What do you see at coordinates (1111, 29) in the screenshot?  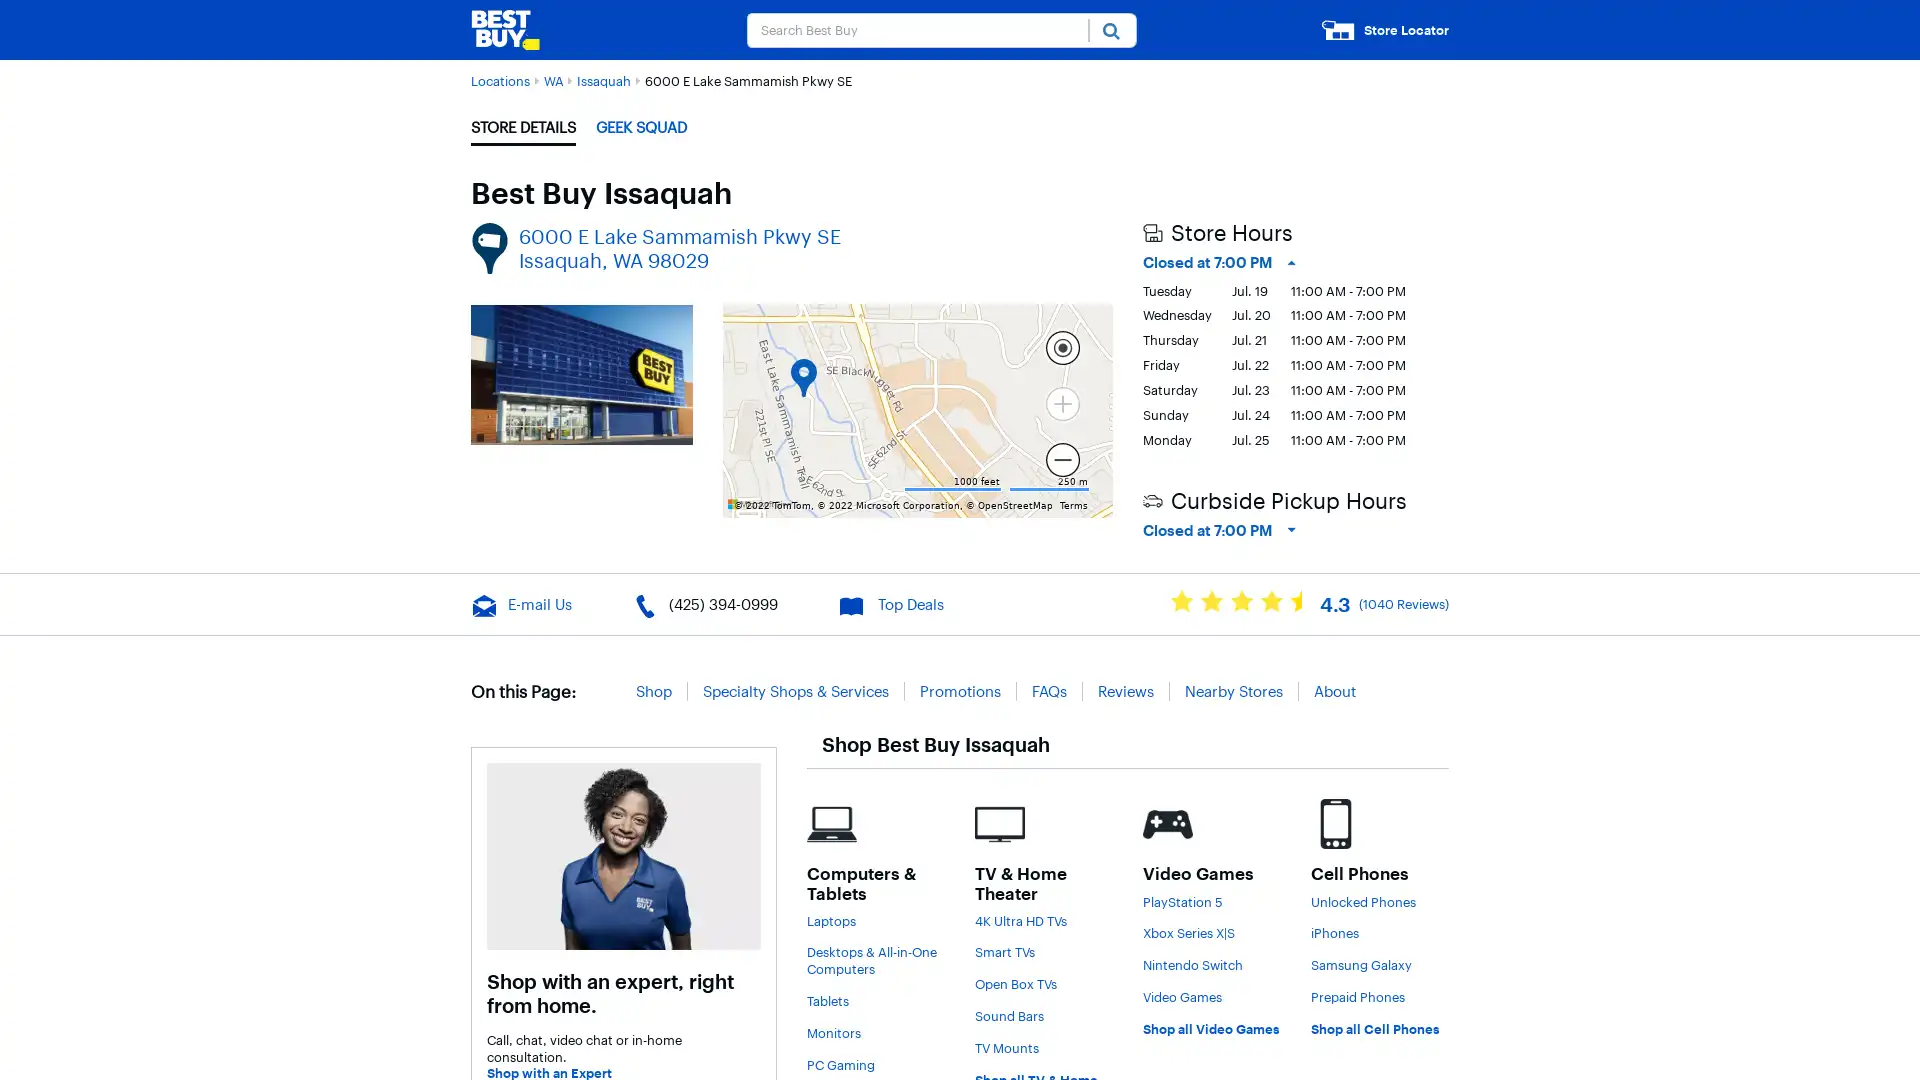 I see `Submit` at bounding box center [1111, 29].